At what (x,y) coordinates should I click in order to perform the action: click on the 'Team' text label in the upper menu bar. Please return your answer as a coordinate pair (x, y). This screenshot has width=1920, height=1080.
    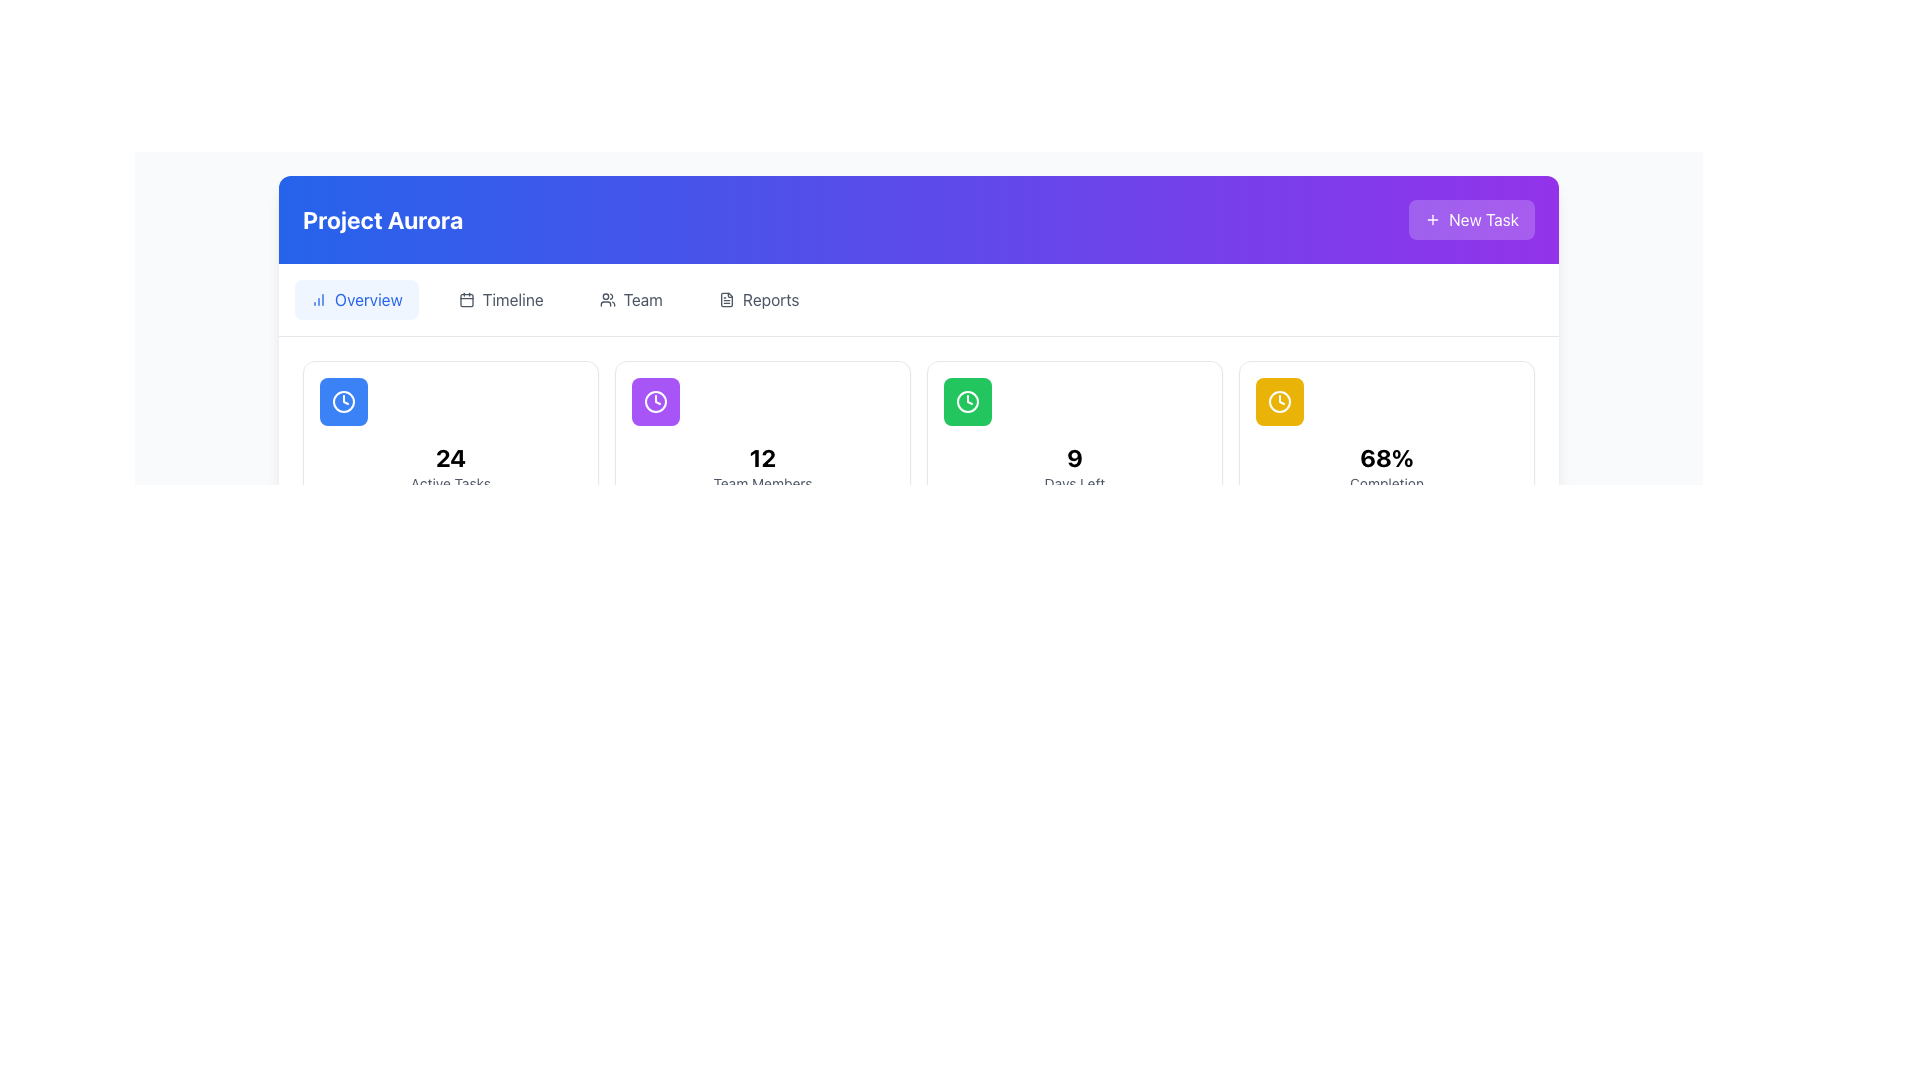
    Looking at the image, I should click on (643, 300).